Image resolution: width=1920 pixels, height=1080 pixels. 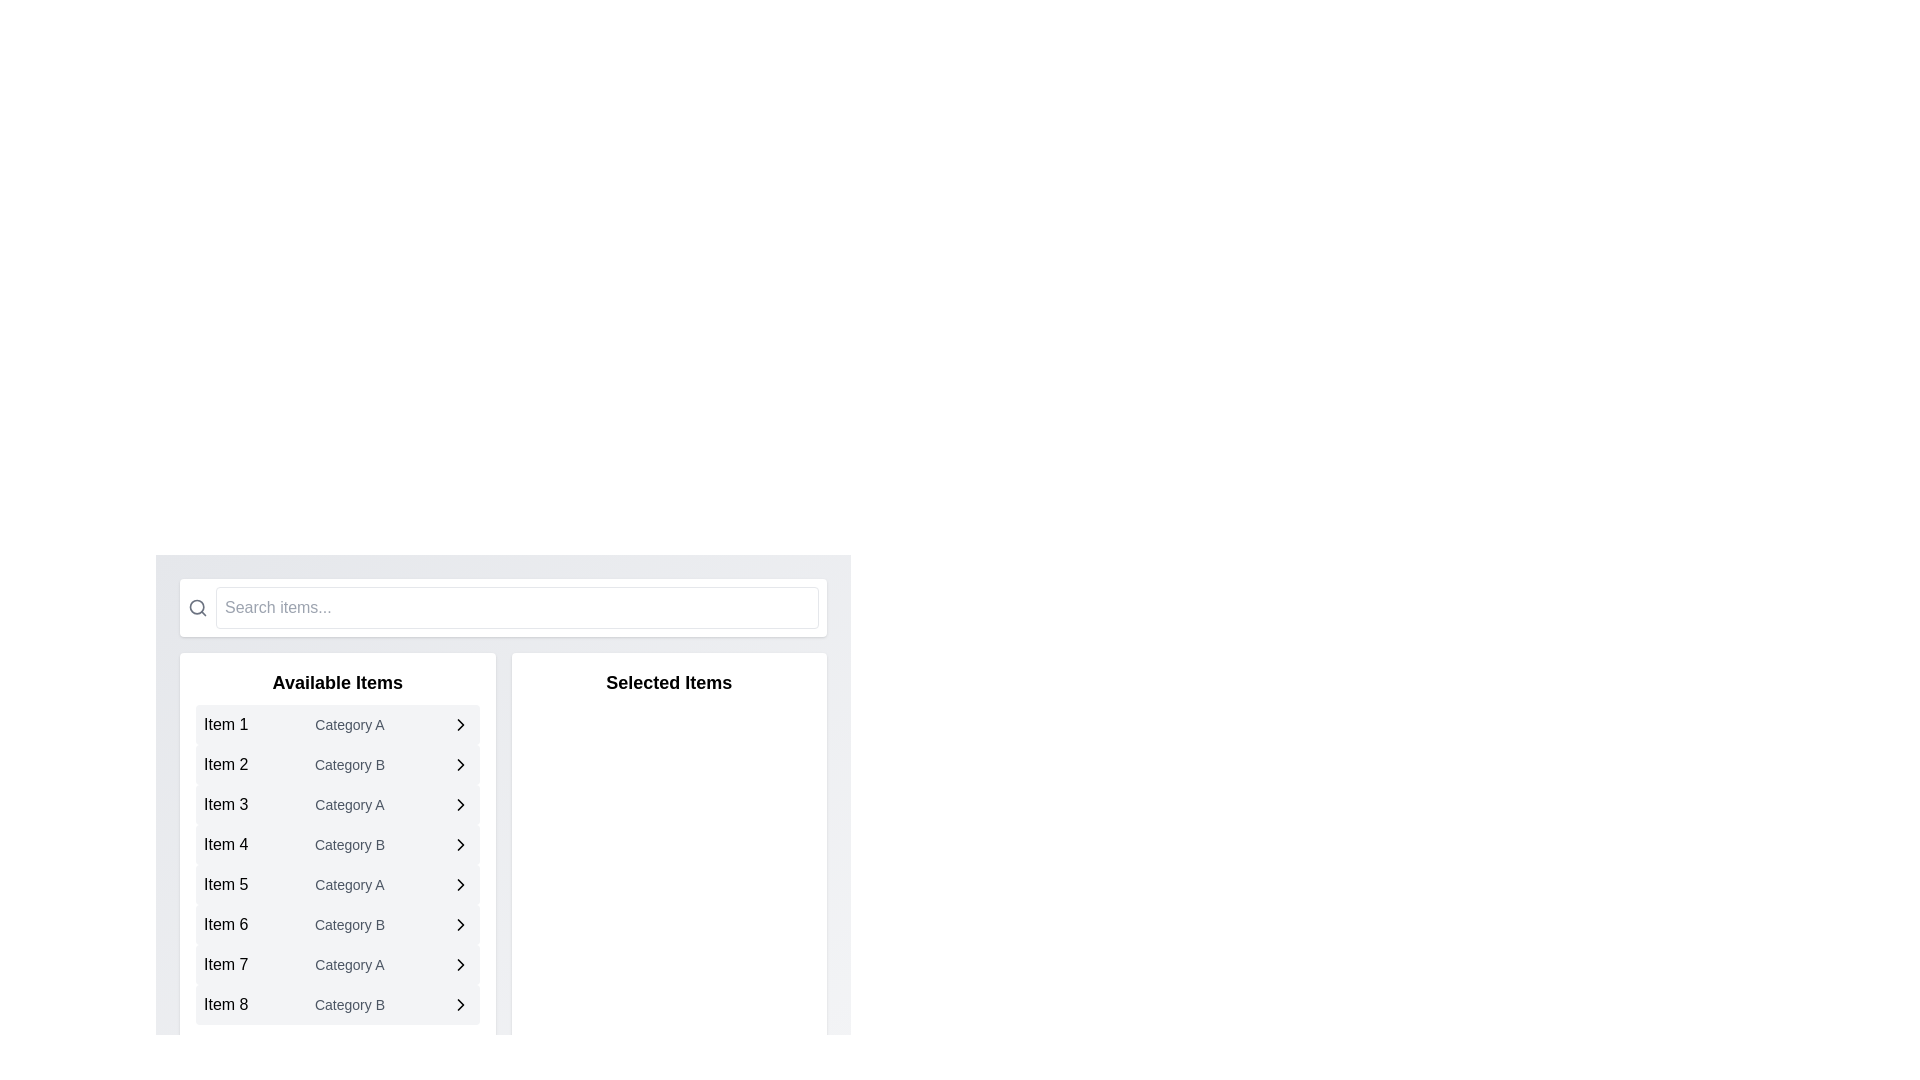 What do you see at coordinates (460, 883) in the screenshot?
I see `the icon button located at the far right of the row labeled 'Item 5 Category A' in the 'Available Items' section to trigger the hover effect` at bounding box center [460, 883].